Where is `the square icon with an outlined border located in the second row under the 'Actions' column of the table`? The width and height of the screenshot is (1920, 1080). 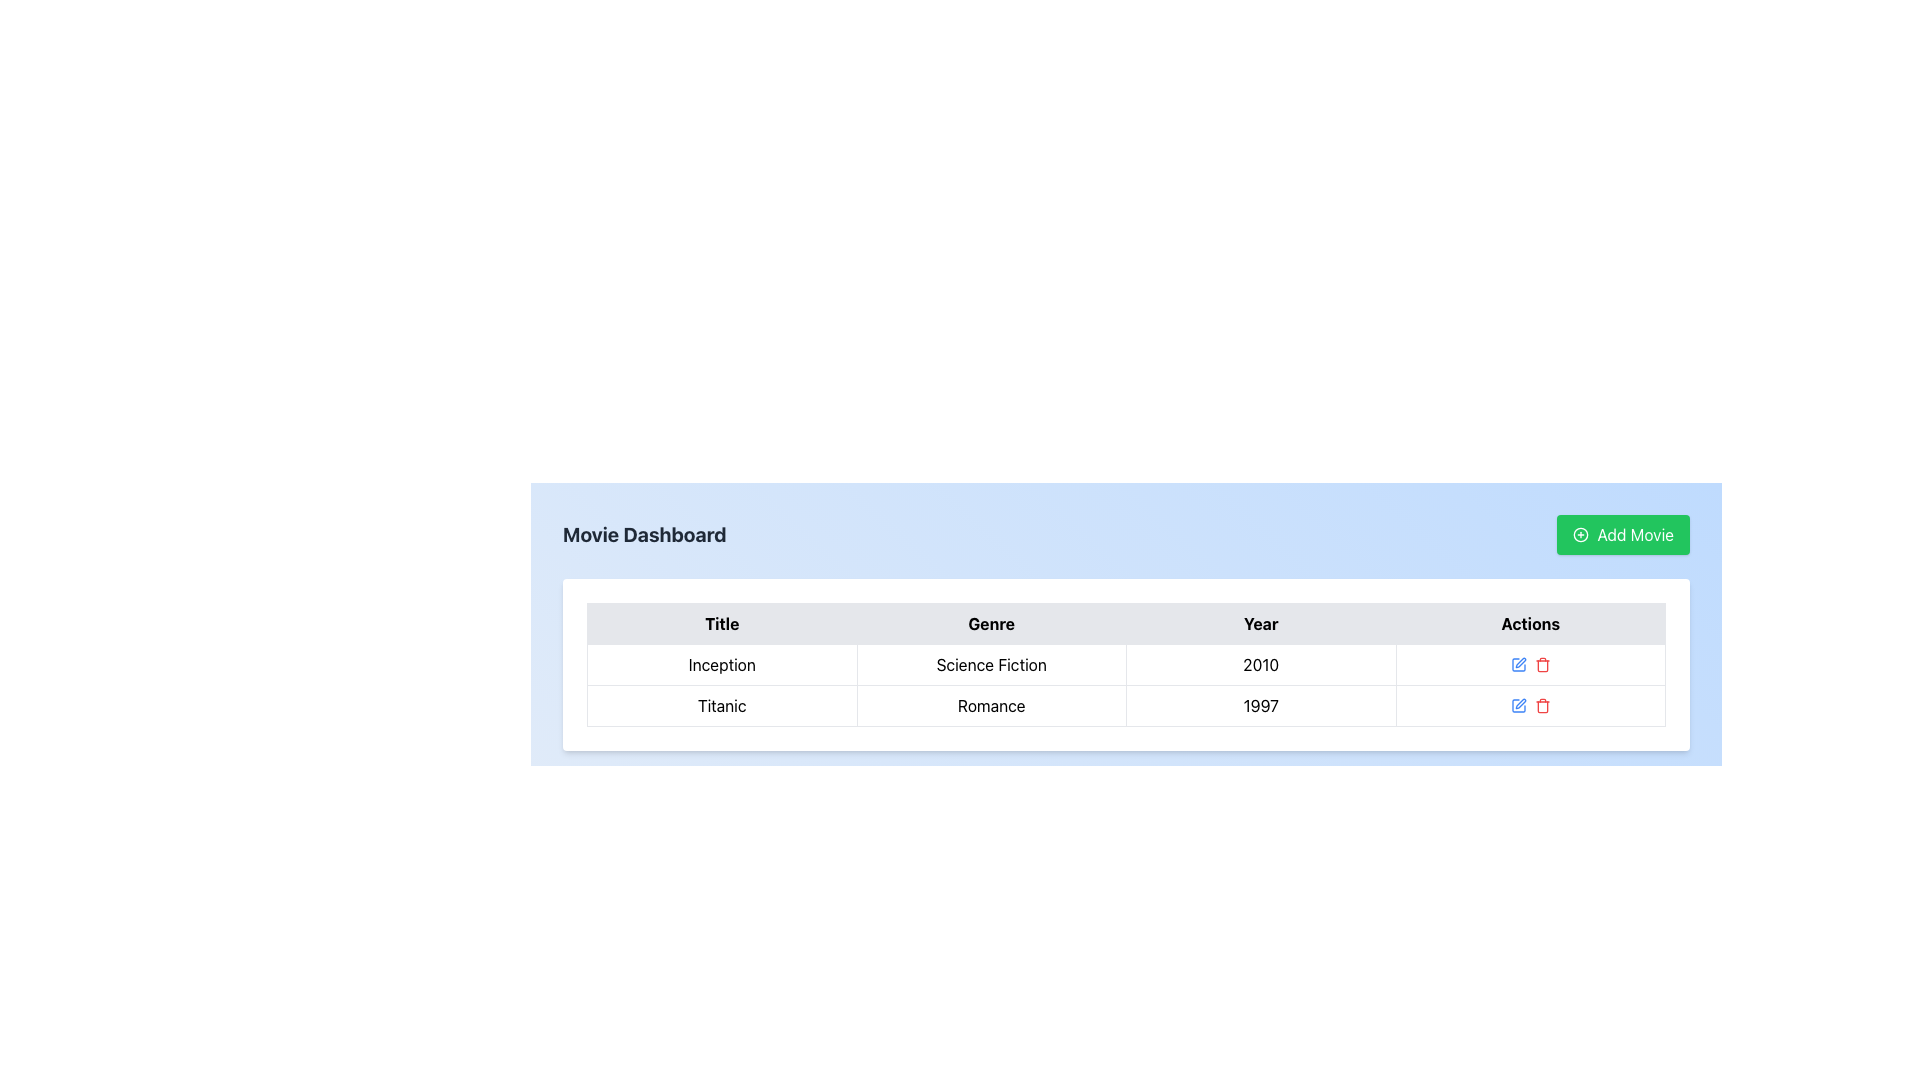 the square icon with an outlined border located in the second row under the 'Actions' column of the table is located at coordinates (1518, 664).